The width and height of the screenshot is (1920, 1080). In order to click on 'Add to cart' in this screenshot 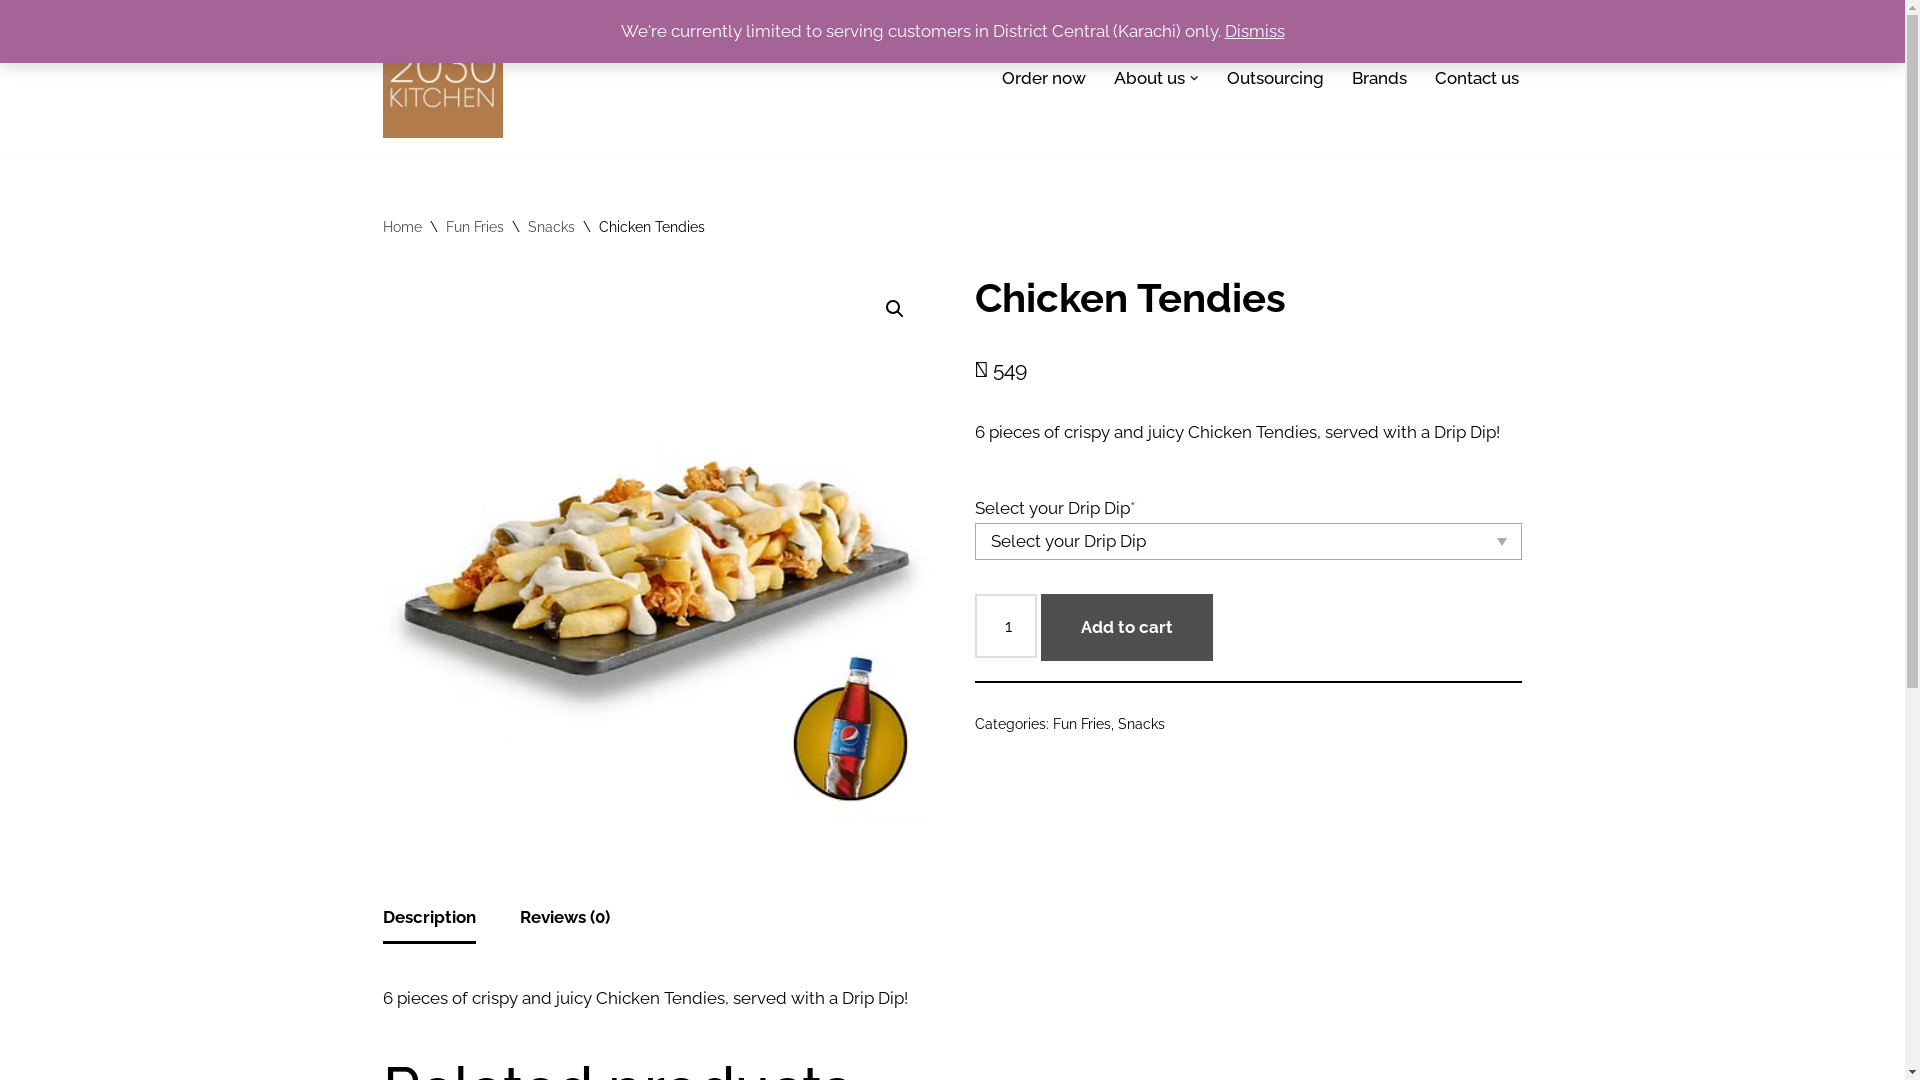, I will do `click(1127, 626)`.